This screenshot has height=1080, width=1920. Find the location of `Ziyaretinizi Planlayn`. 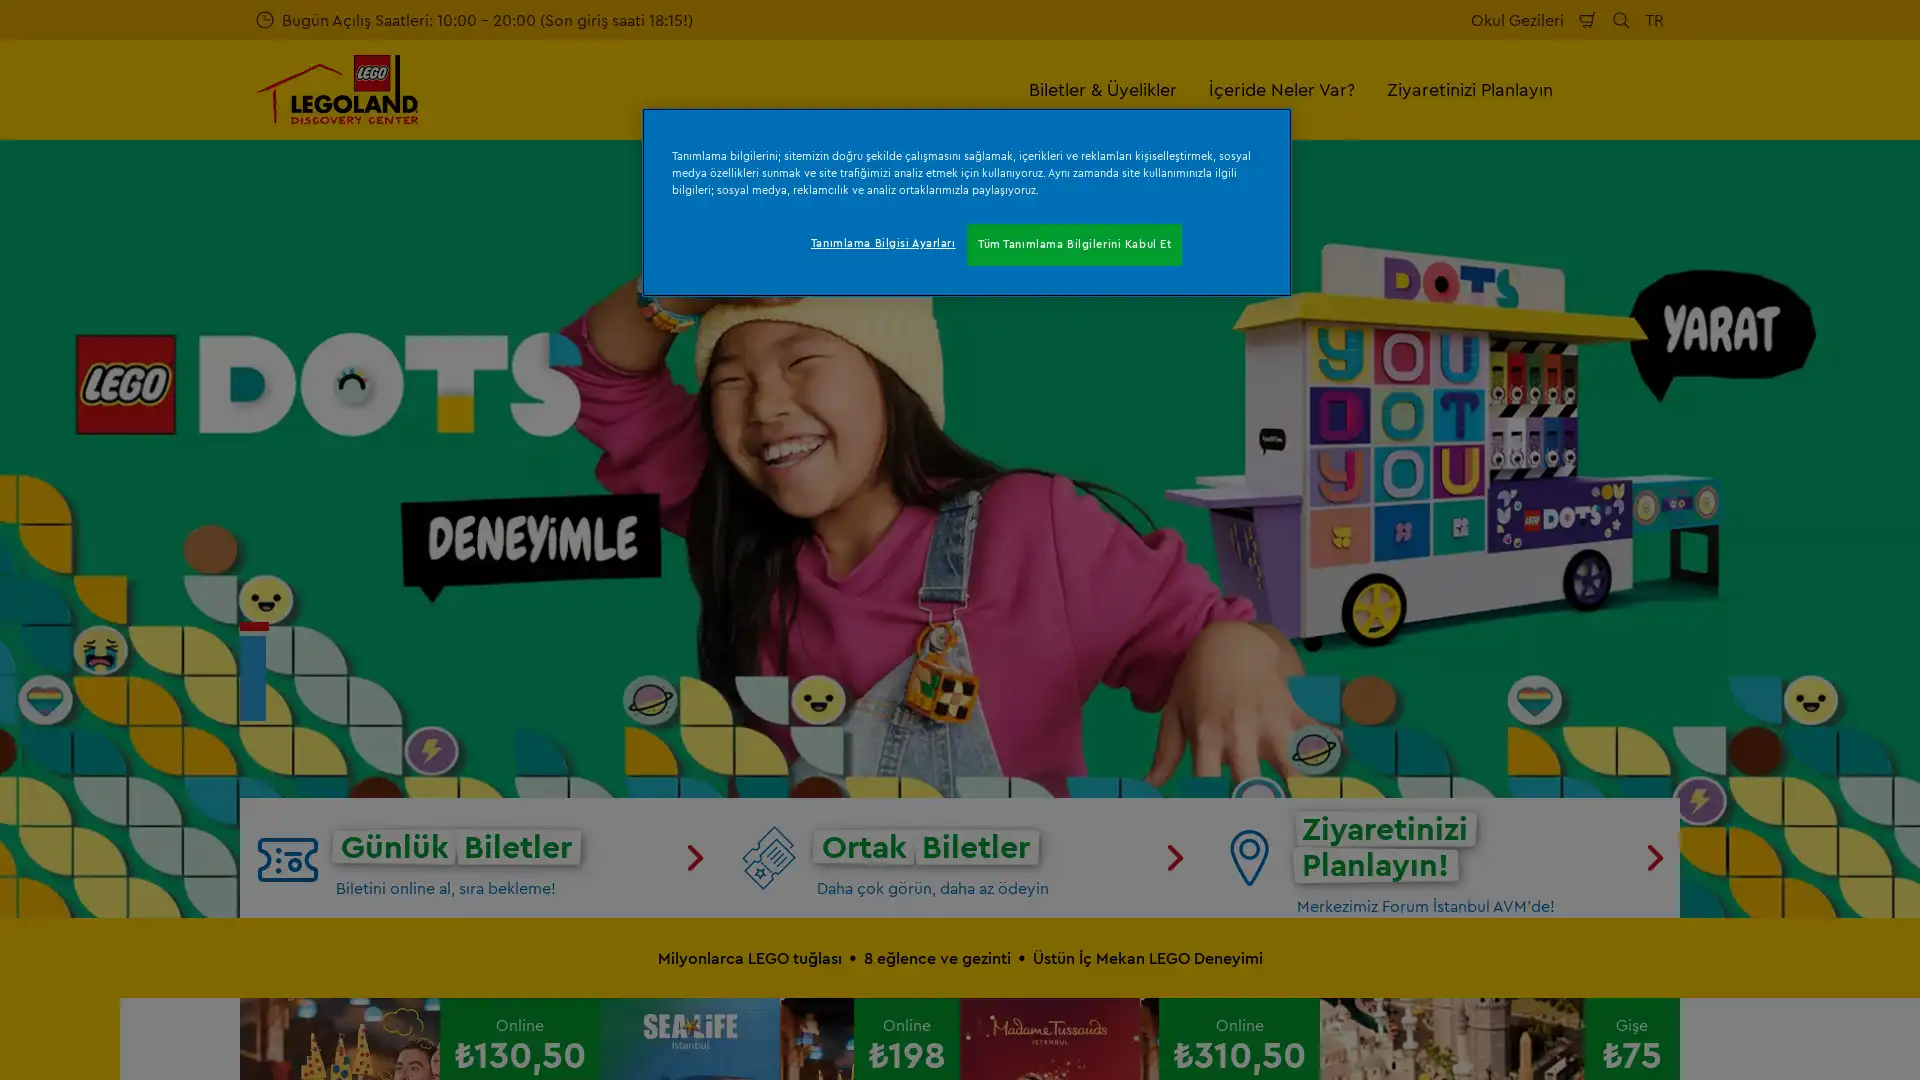

Ziyaretinizi Planlayn is located at coordinates (1469, 88).